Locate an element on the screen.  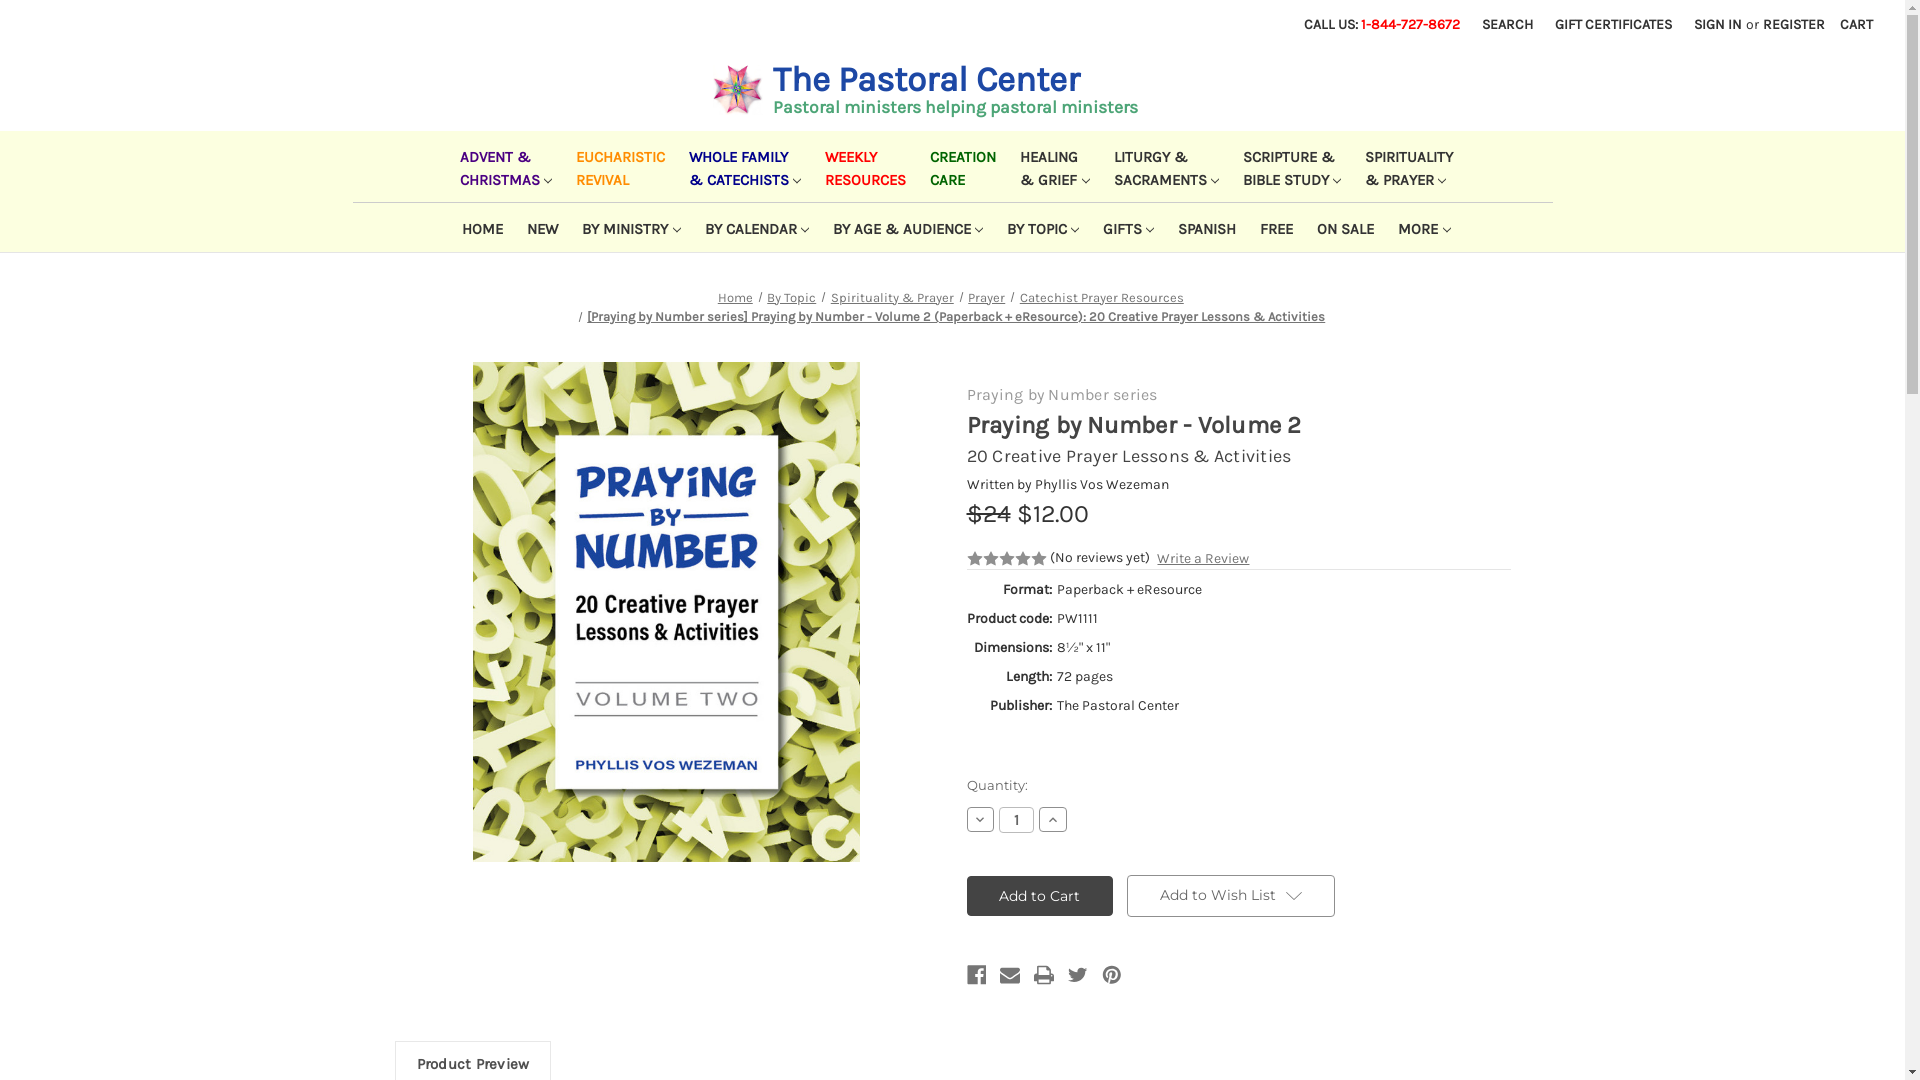
'Spirituality & Prayer' is located at coordinates (891, 297).